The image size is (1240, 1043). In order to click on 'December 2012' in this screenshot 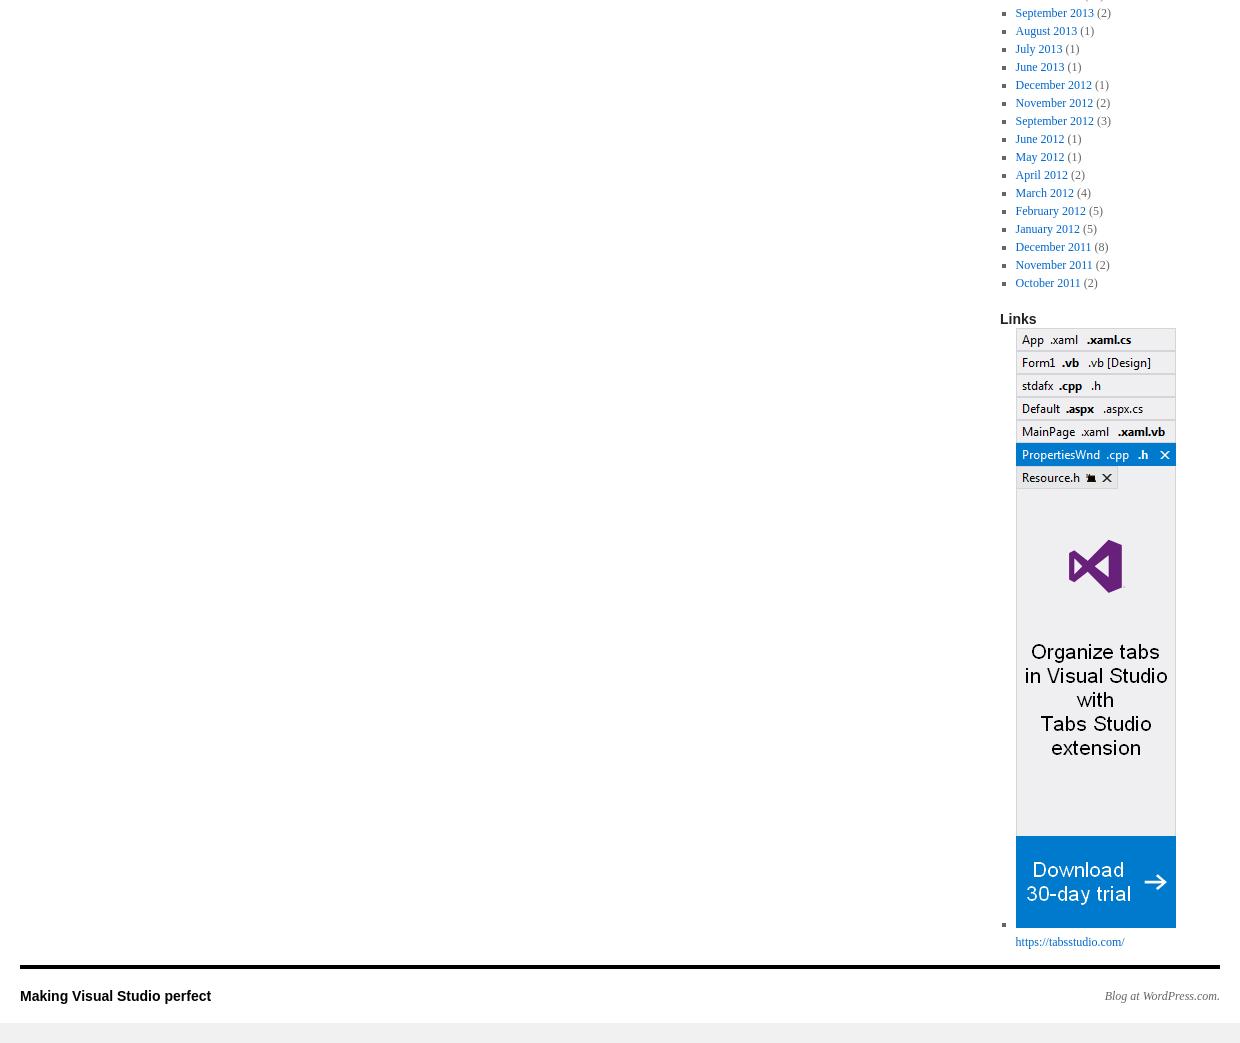, I will do `click(1053, 85)`.